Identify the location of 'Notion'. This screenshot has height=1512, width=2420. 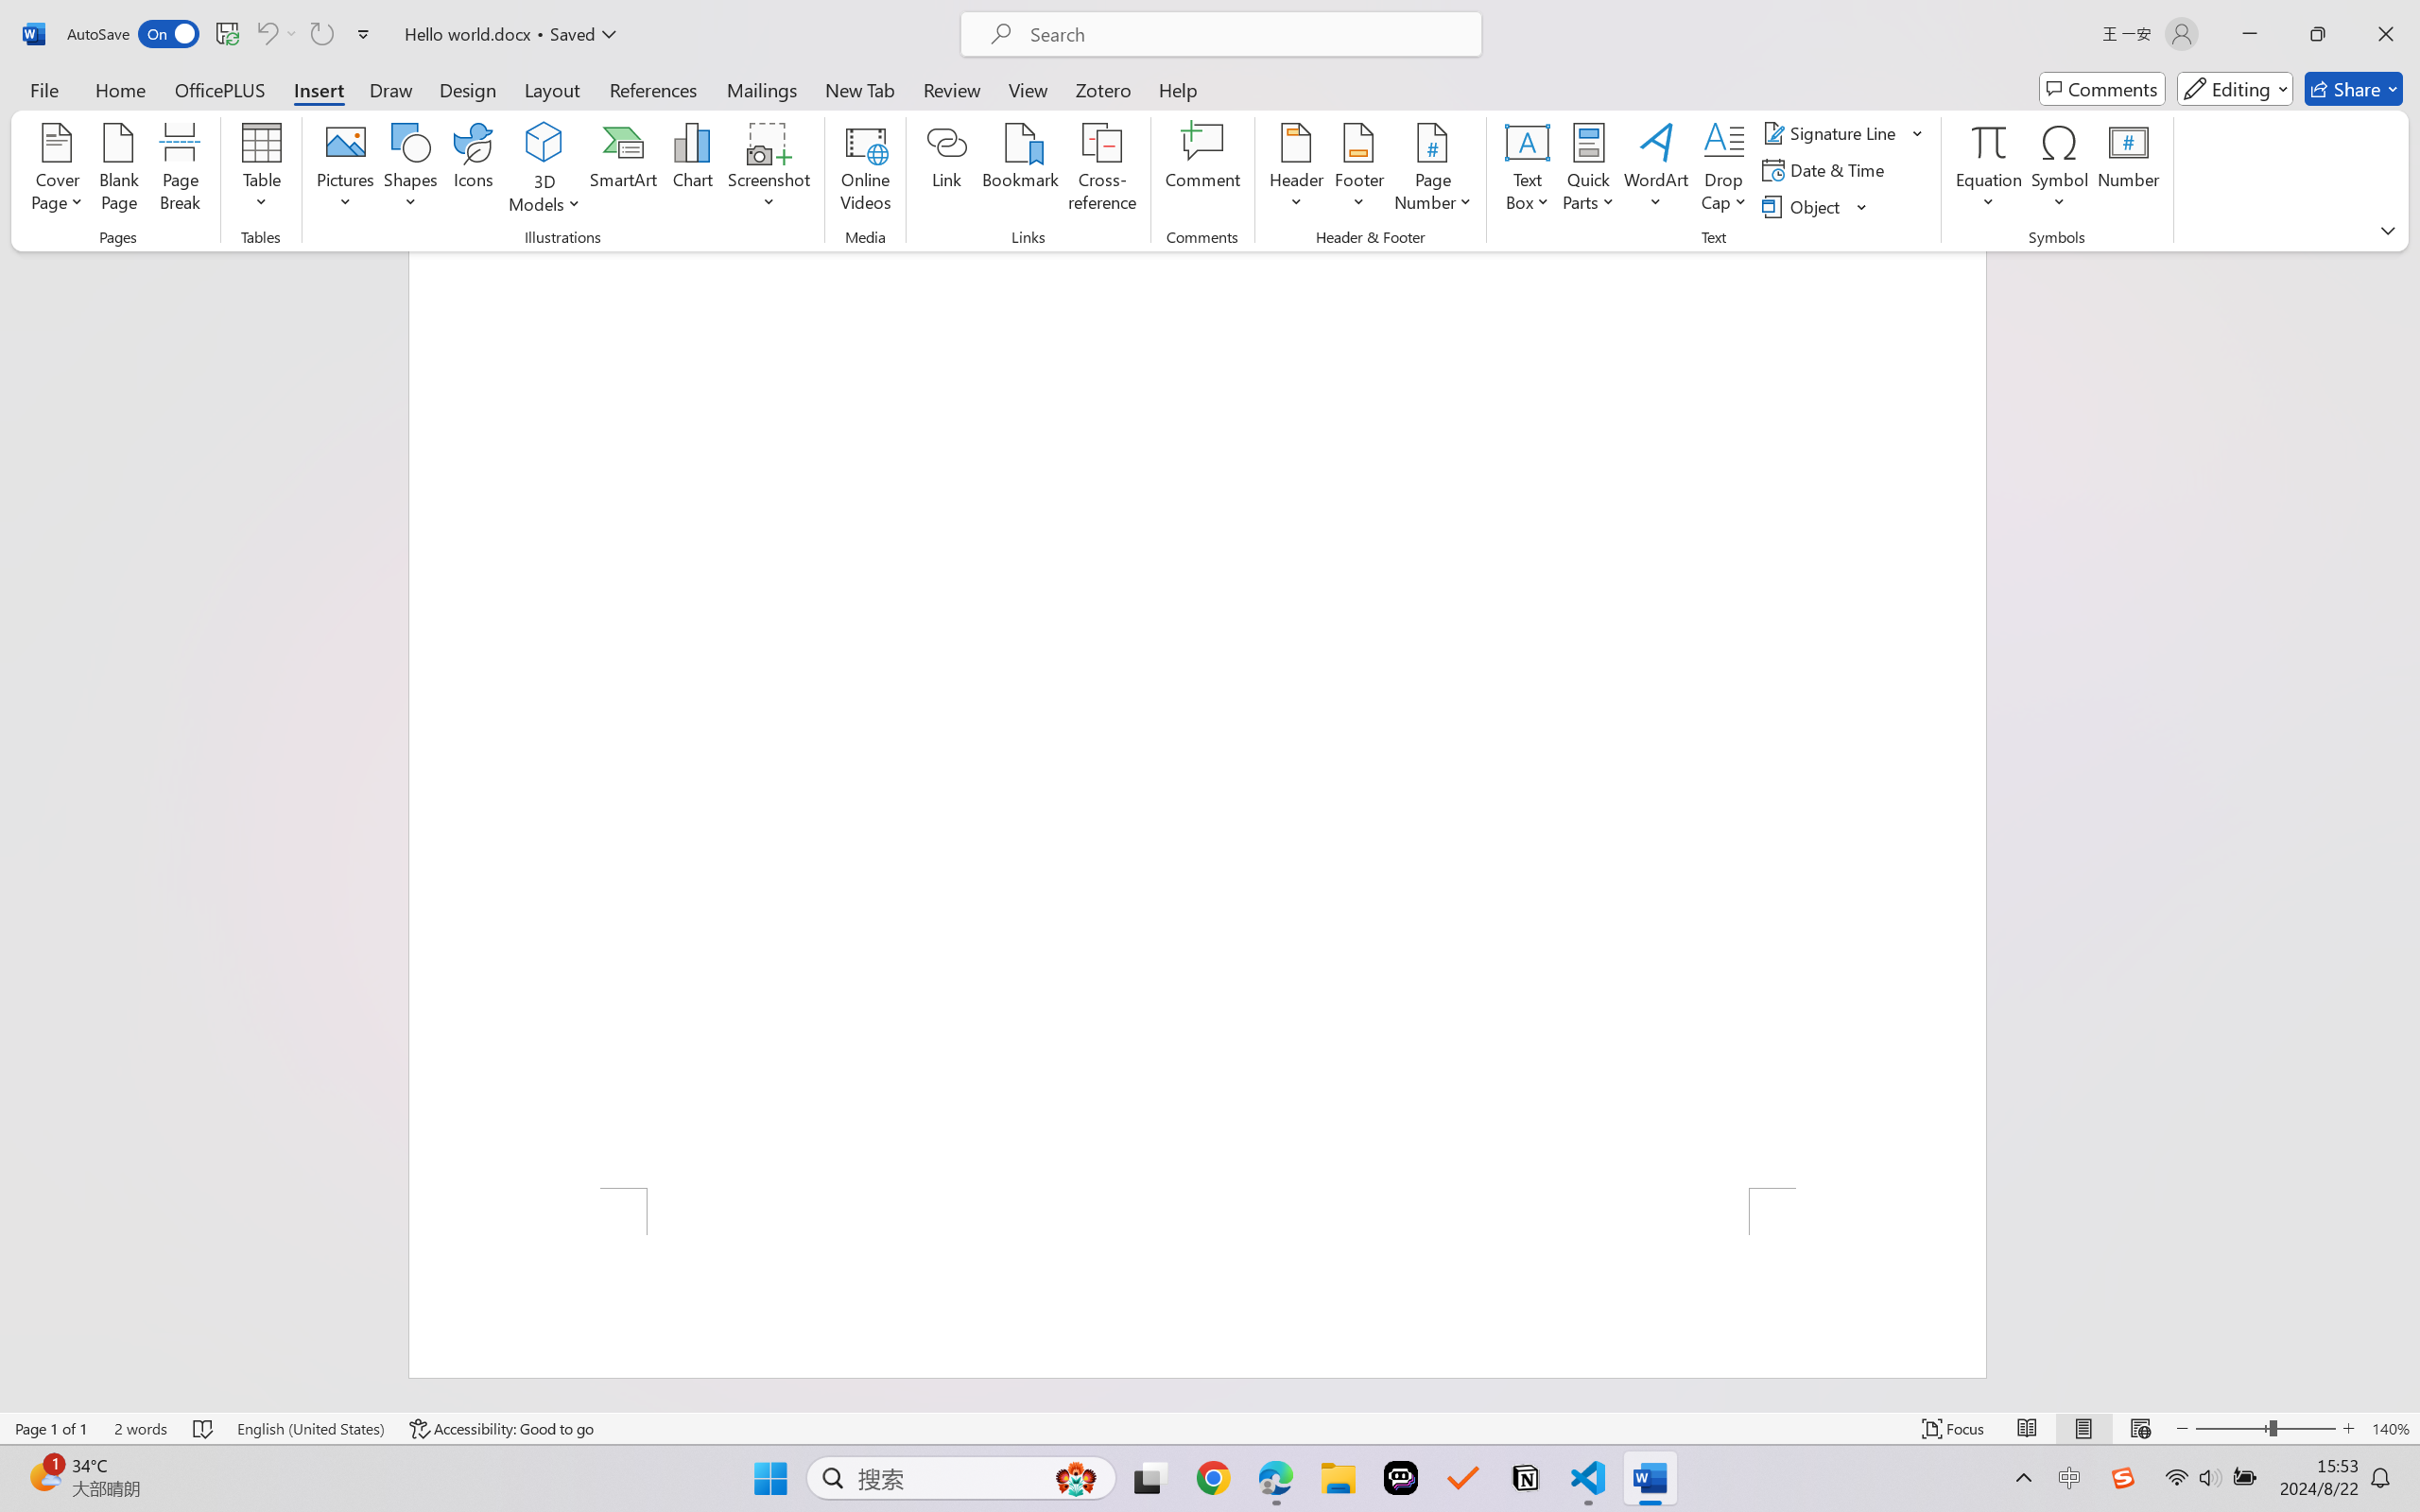
(1525, 1478).